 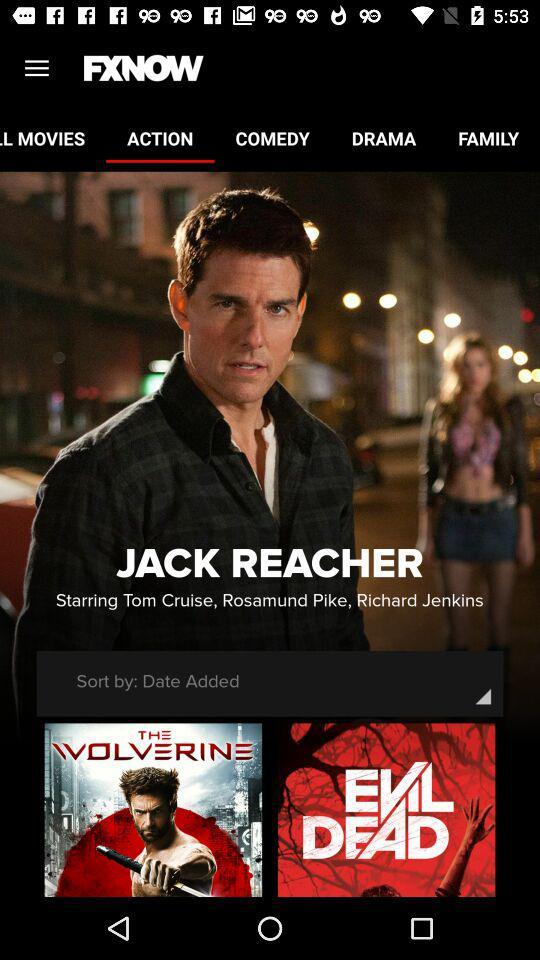 What do you see at coordinates (157, 681) in the screenshot?
I see `sort by date icon` at bounding box center [157, 681].